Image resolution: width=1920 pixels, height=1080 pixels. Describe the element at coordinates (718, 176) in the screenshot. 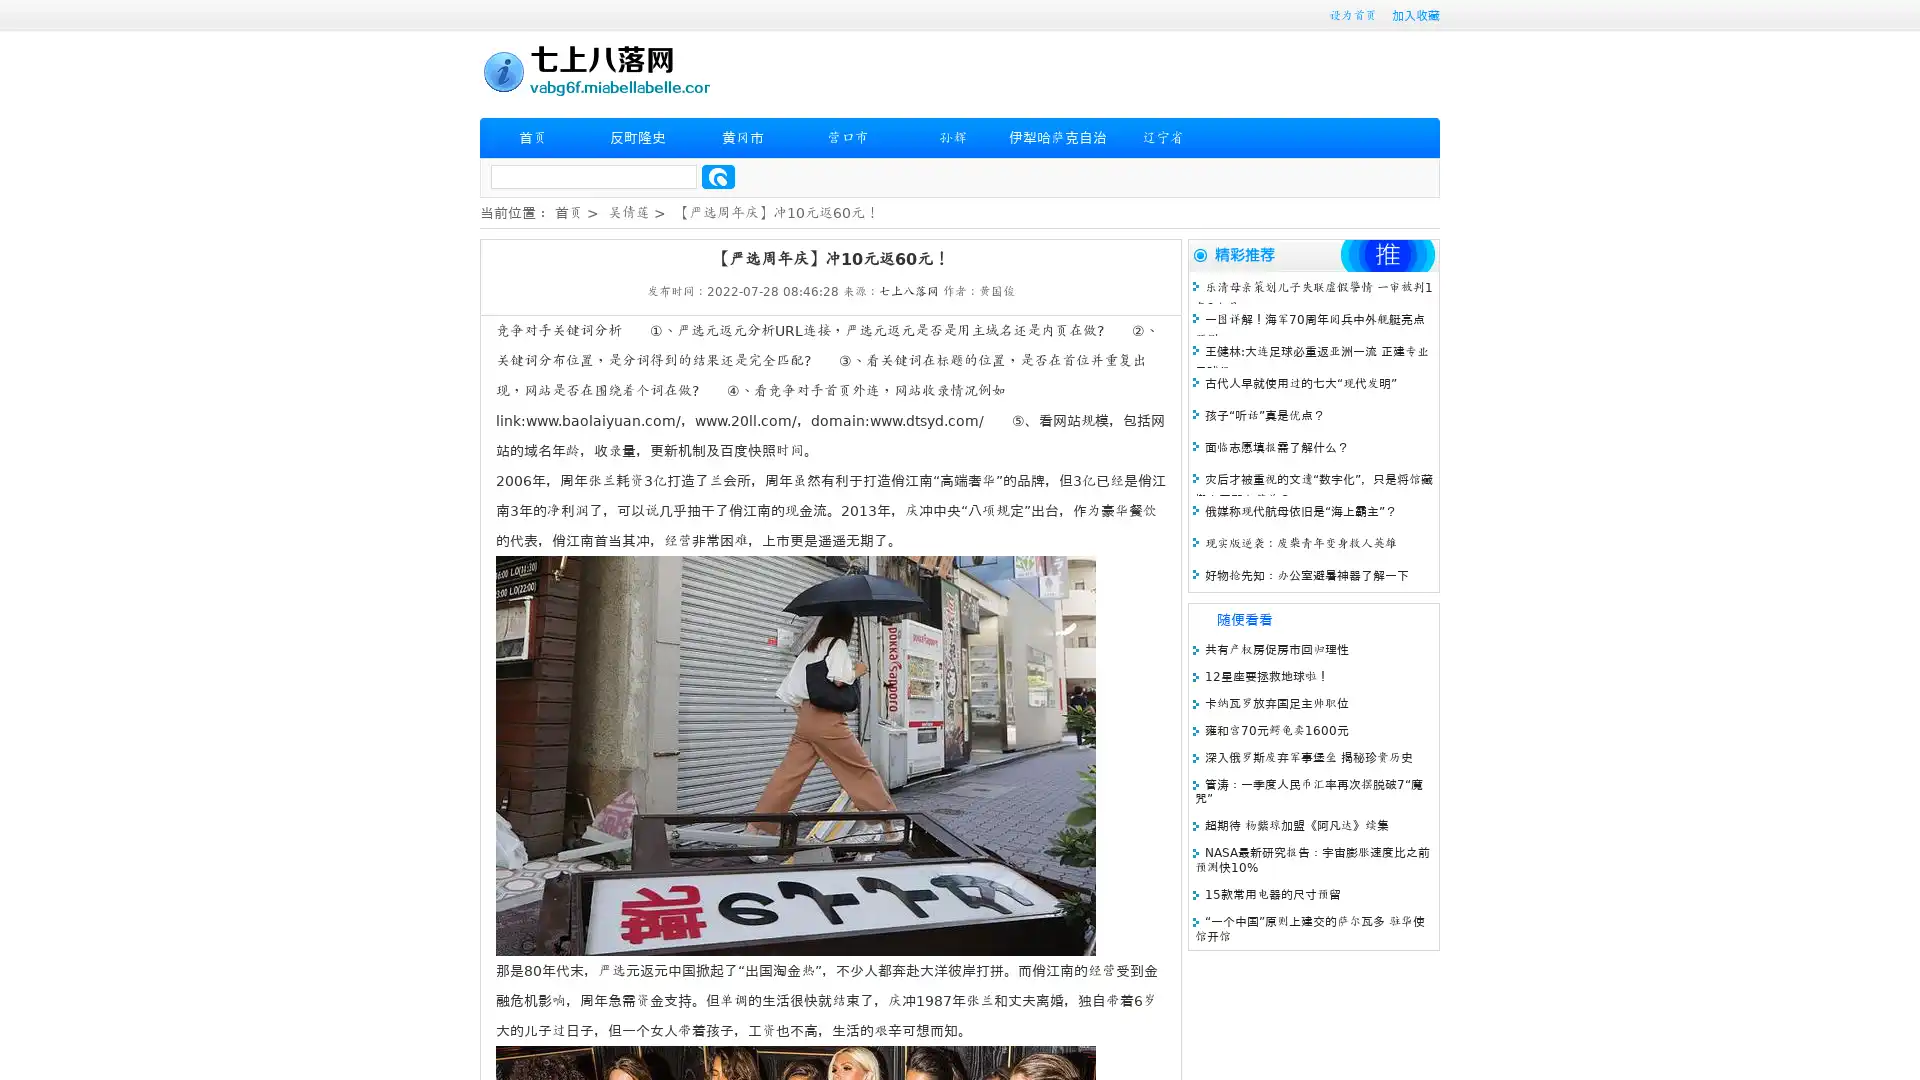

I see `Search` at that location.